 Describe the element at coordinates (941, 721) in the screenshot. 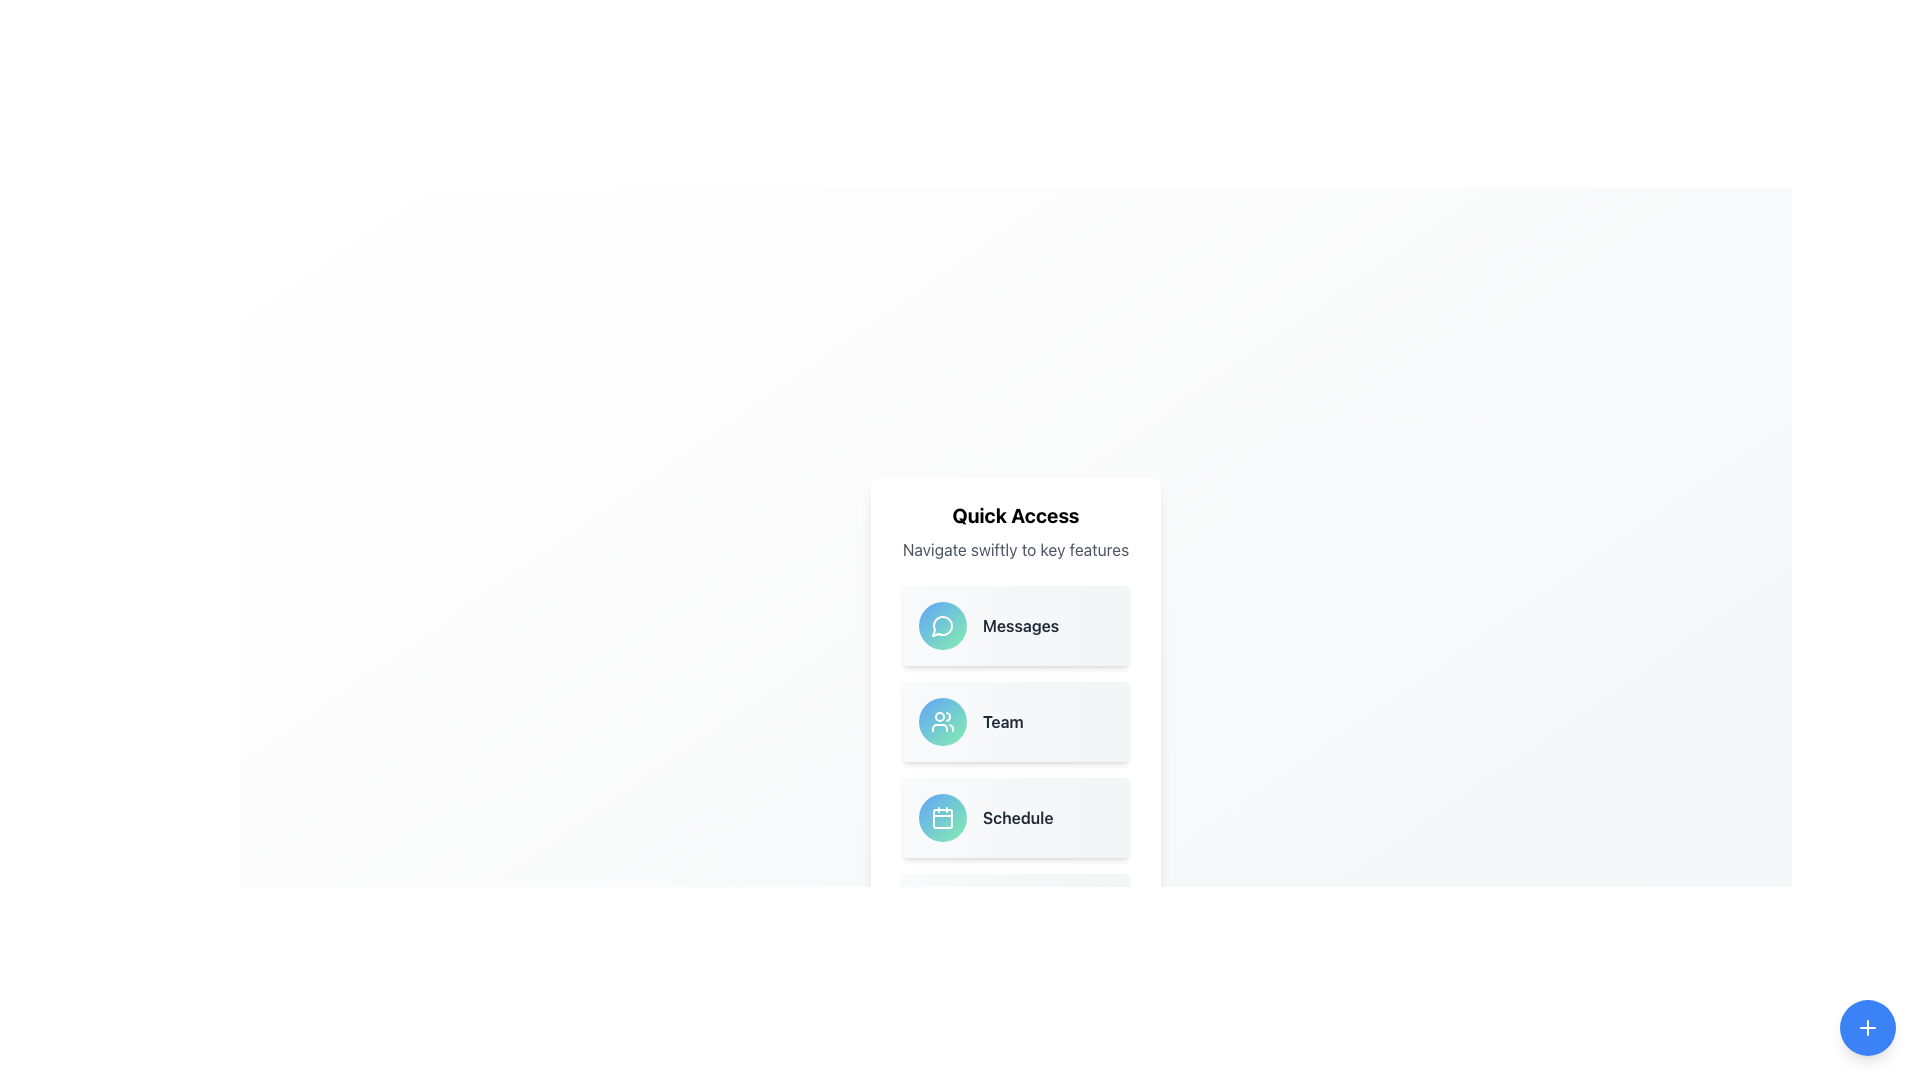

I see `the circular icon with a gradient background transitioning from blue to green, featuring a white icon of two stylized users, located in the 'Team' section of the interface as the second item in a horizontal list of features` at that location.